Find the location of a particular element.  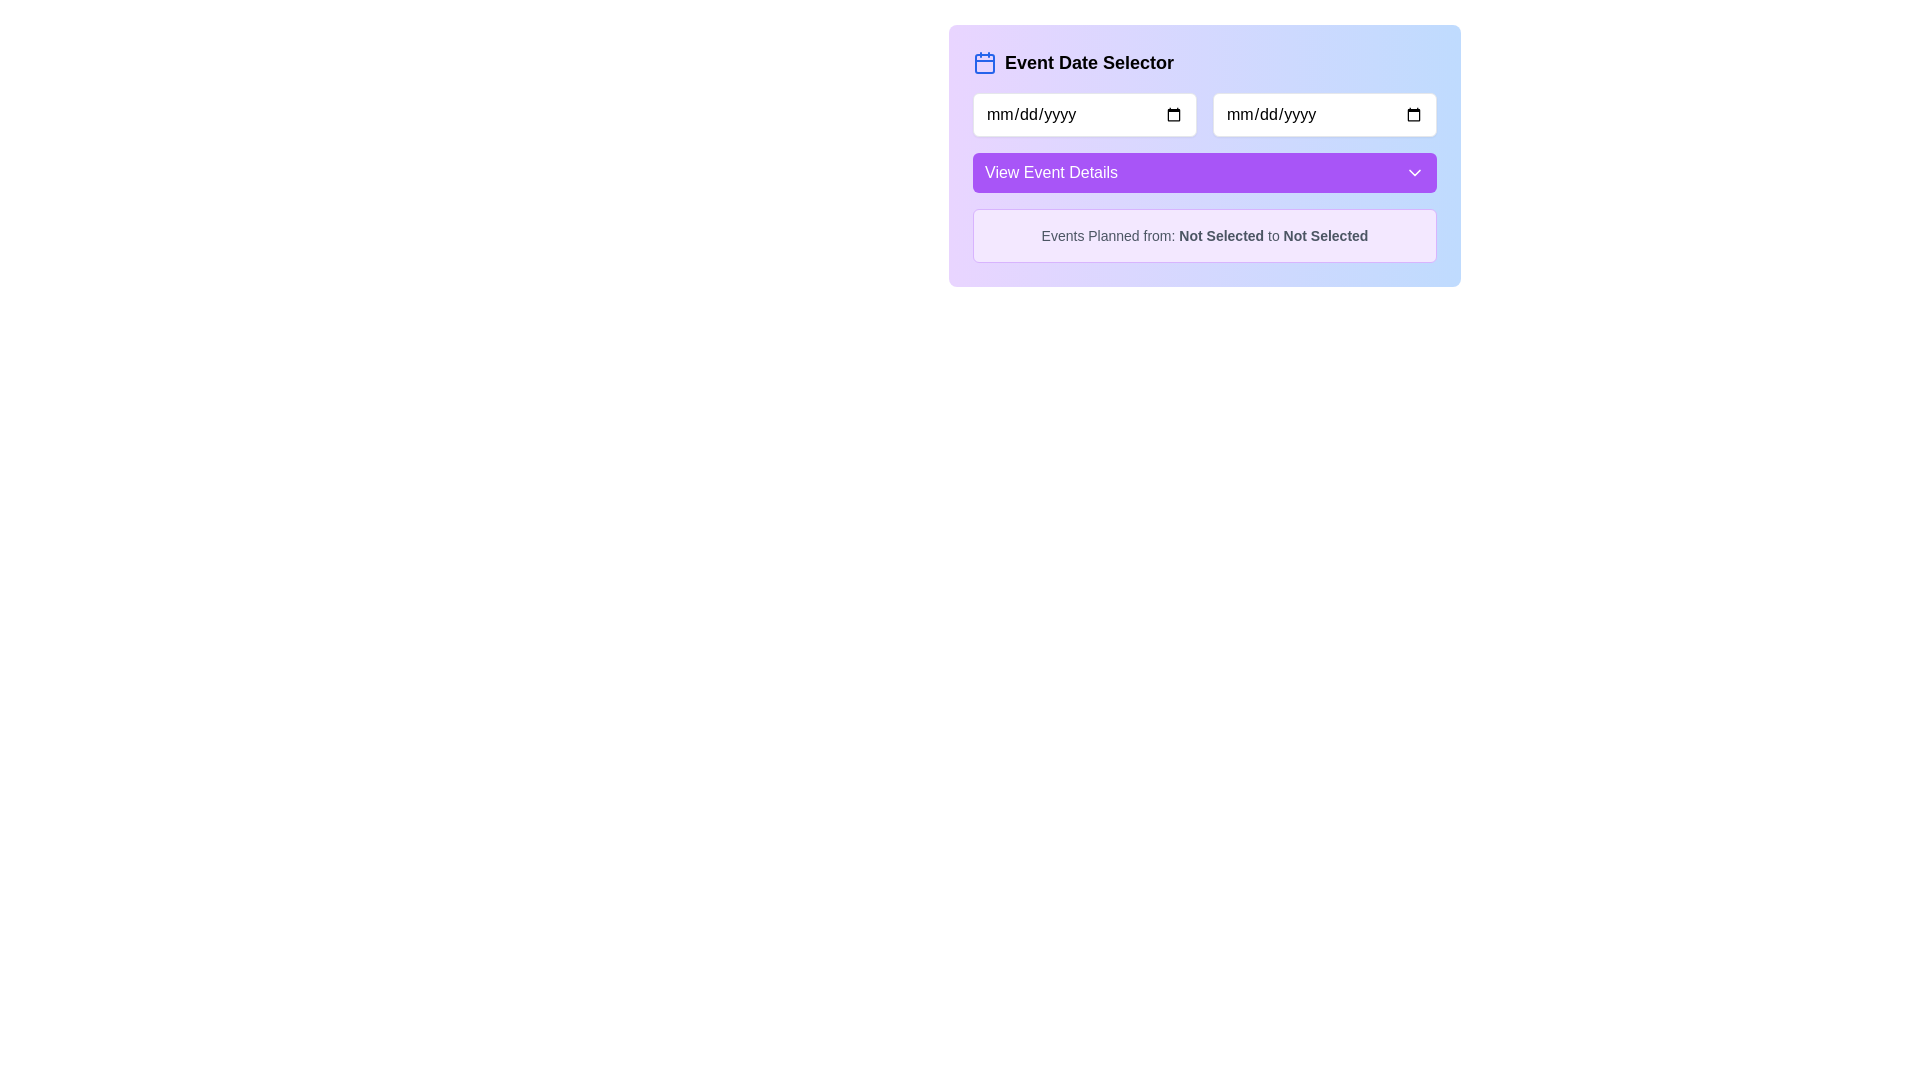

the blue calendar icon with rounded corners located to the left of the 'Event Date Selector' text in the header area of the interface is located at coordinates (984, 61).